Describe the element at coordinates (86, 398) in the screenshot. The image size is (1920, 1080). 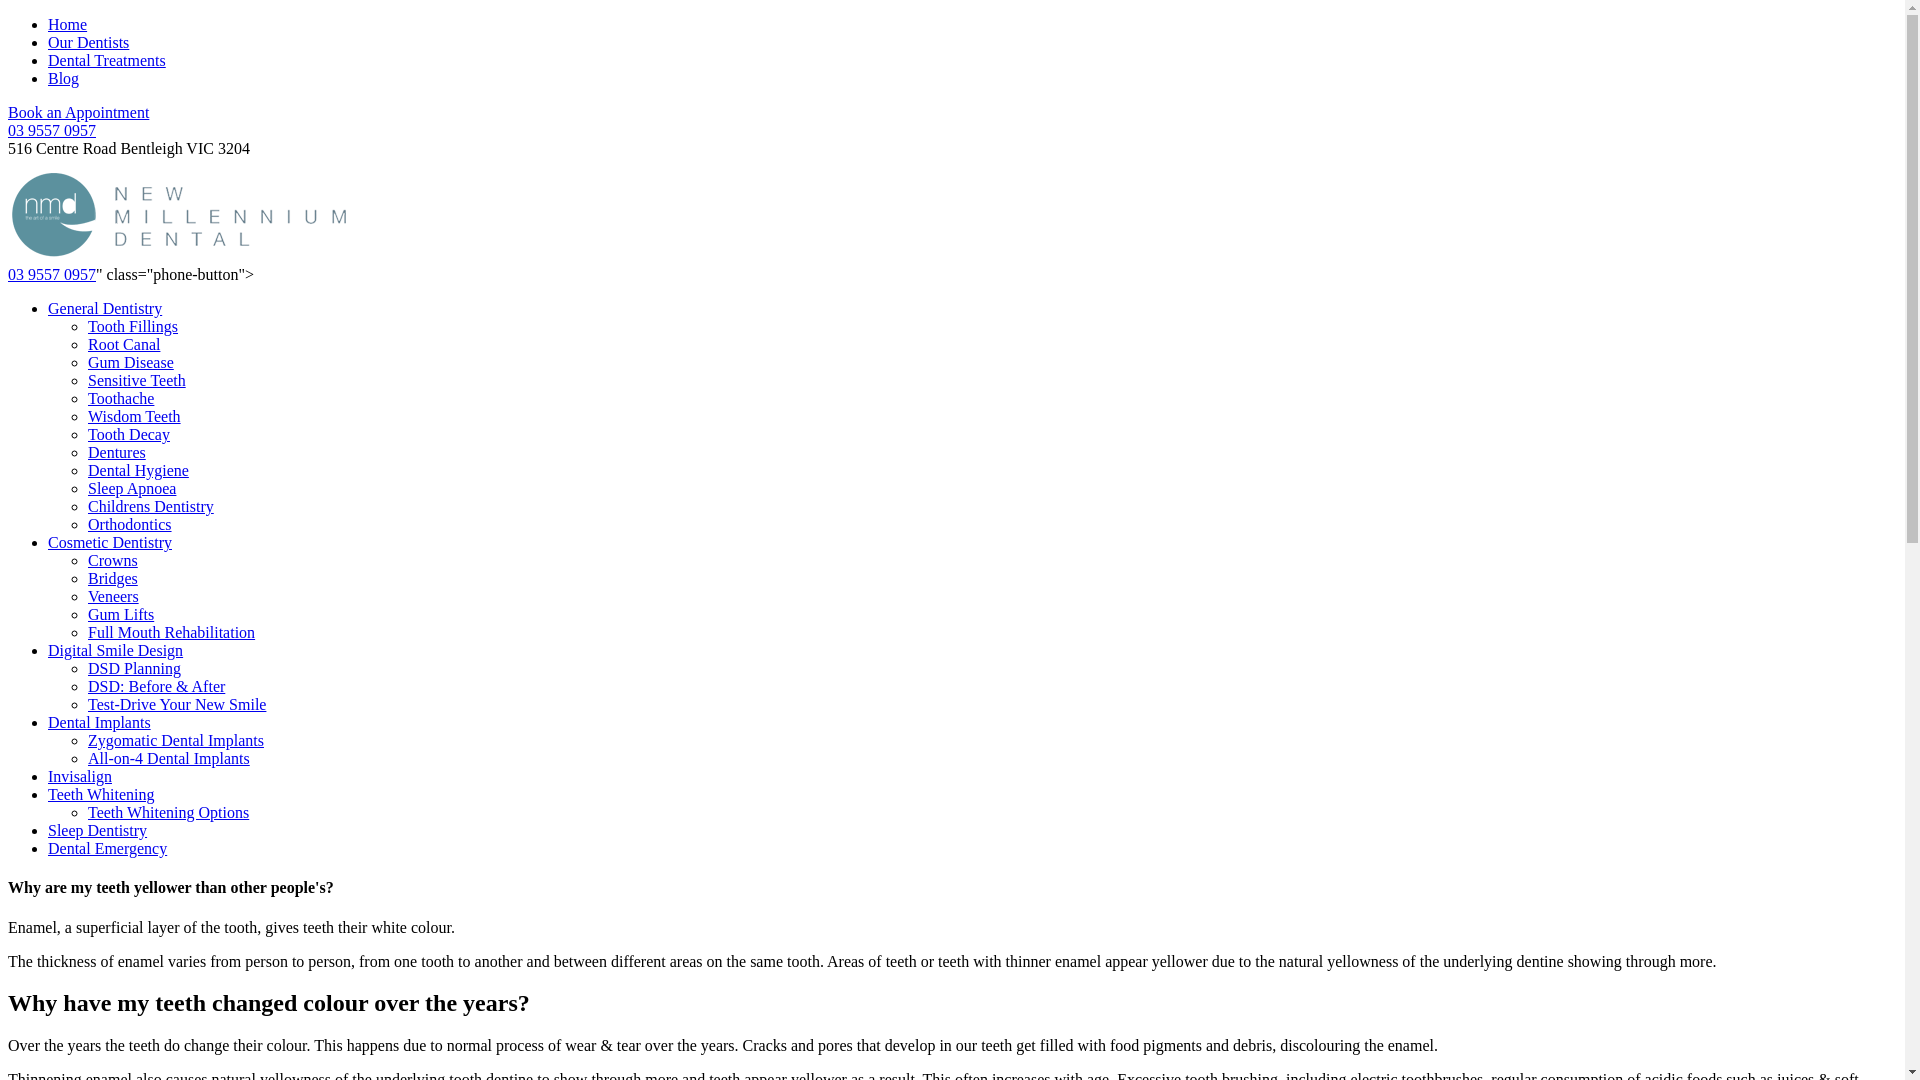
I see `'Toothache'` at that location.